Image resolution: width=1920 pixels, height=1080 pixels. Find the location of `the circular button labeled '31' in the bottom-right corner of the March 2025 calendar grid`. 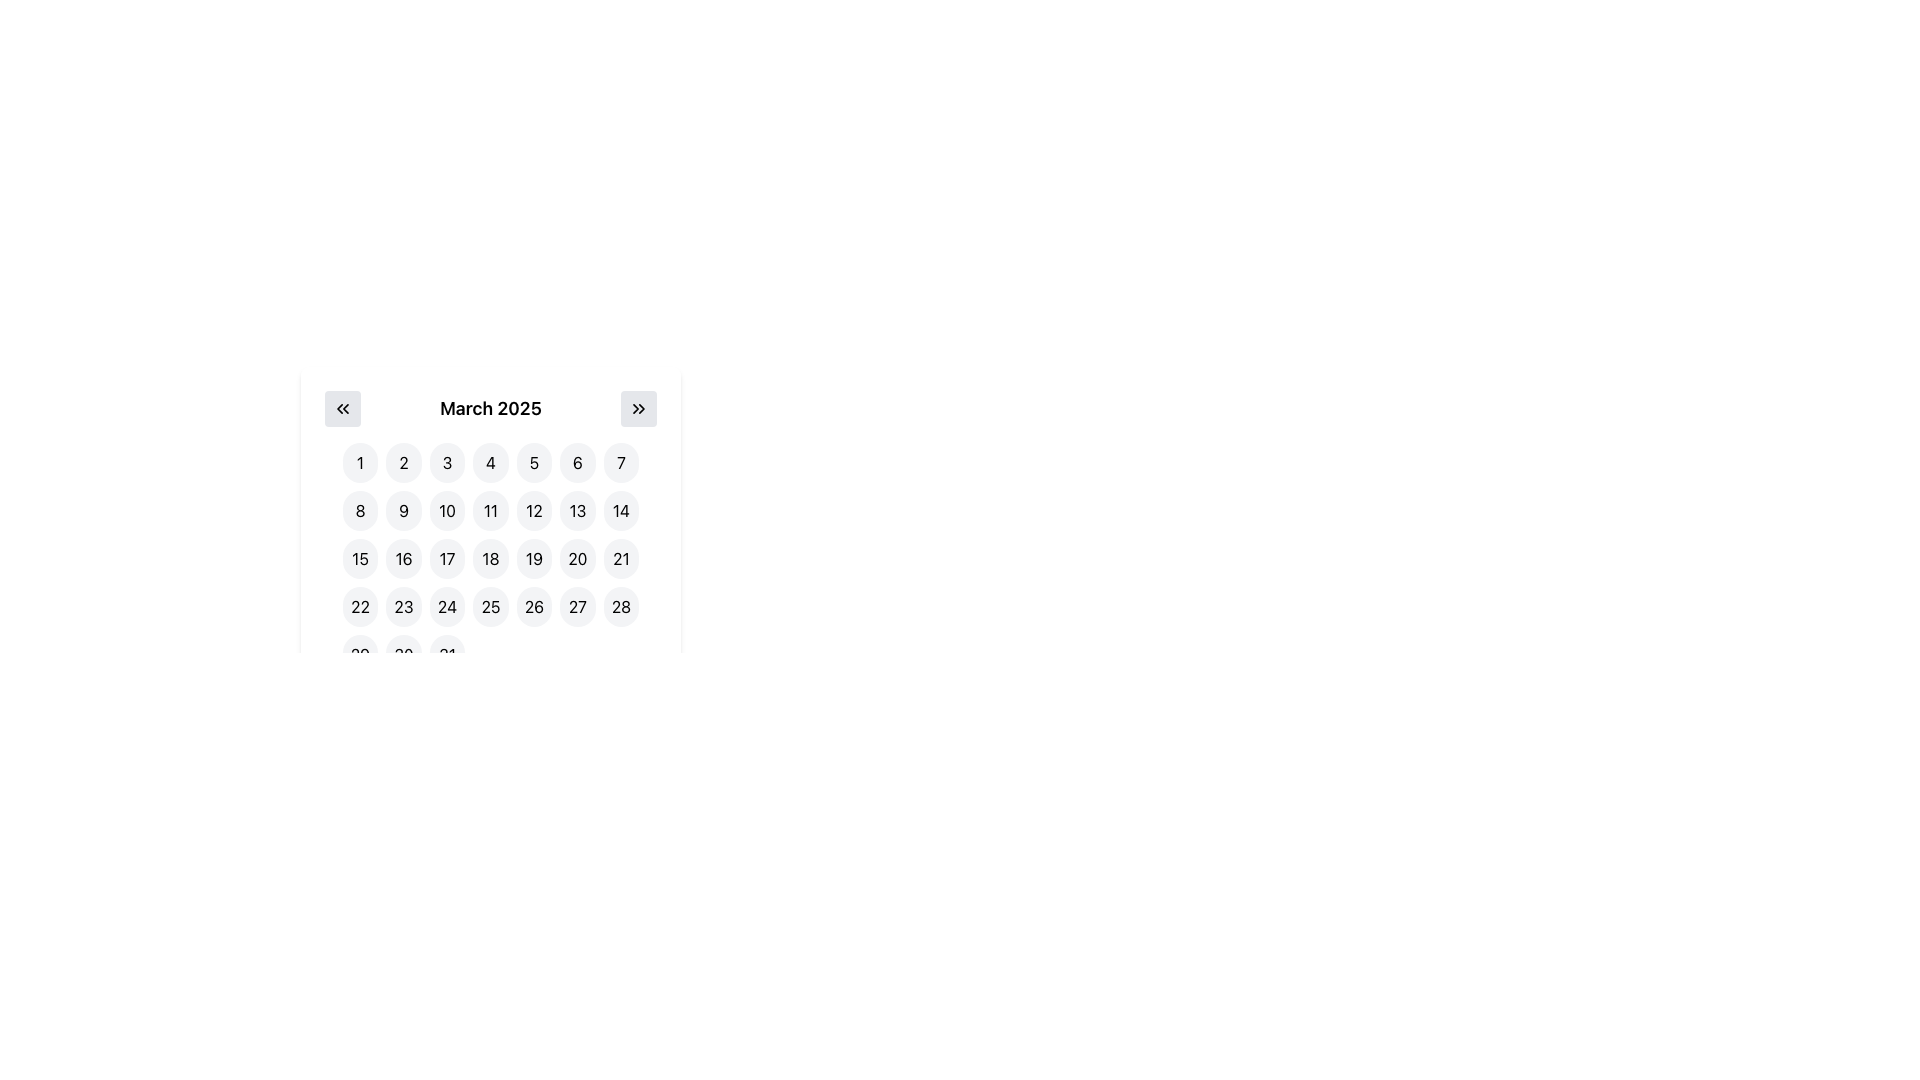

the circular button labeled '31' in the bottom-right corner of the March 2025 calendar grid is located at coordinates (446, 655).